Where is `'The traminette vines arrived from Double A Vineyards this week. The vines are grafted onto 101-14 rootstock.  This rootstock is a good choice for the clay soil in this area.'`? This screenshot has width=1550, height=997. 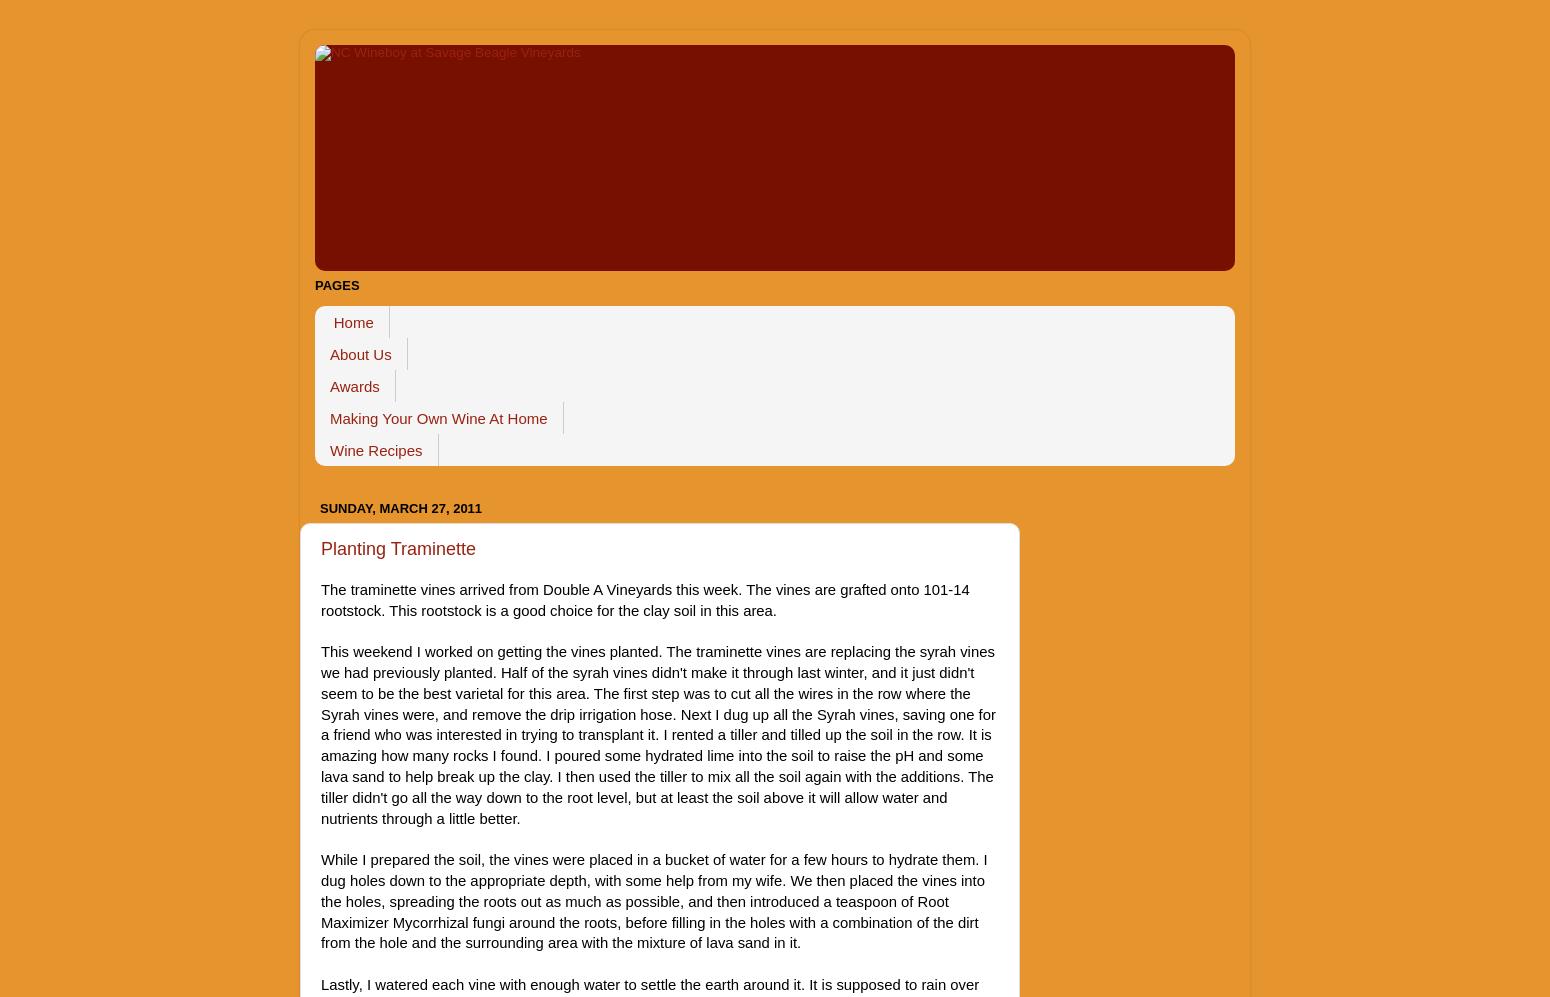 'The traminette vines arrived from Double A Vineyards this week. The vines are grafted onto 101-14 rootstock.  This rootstock is a good choice for the clay soil in this area.' is located at coordinates (643, 598).